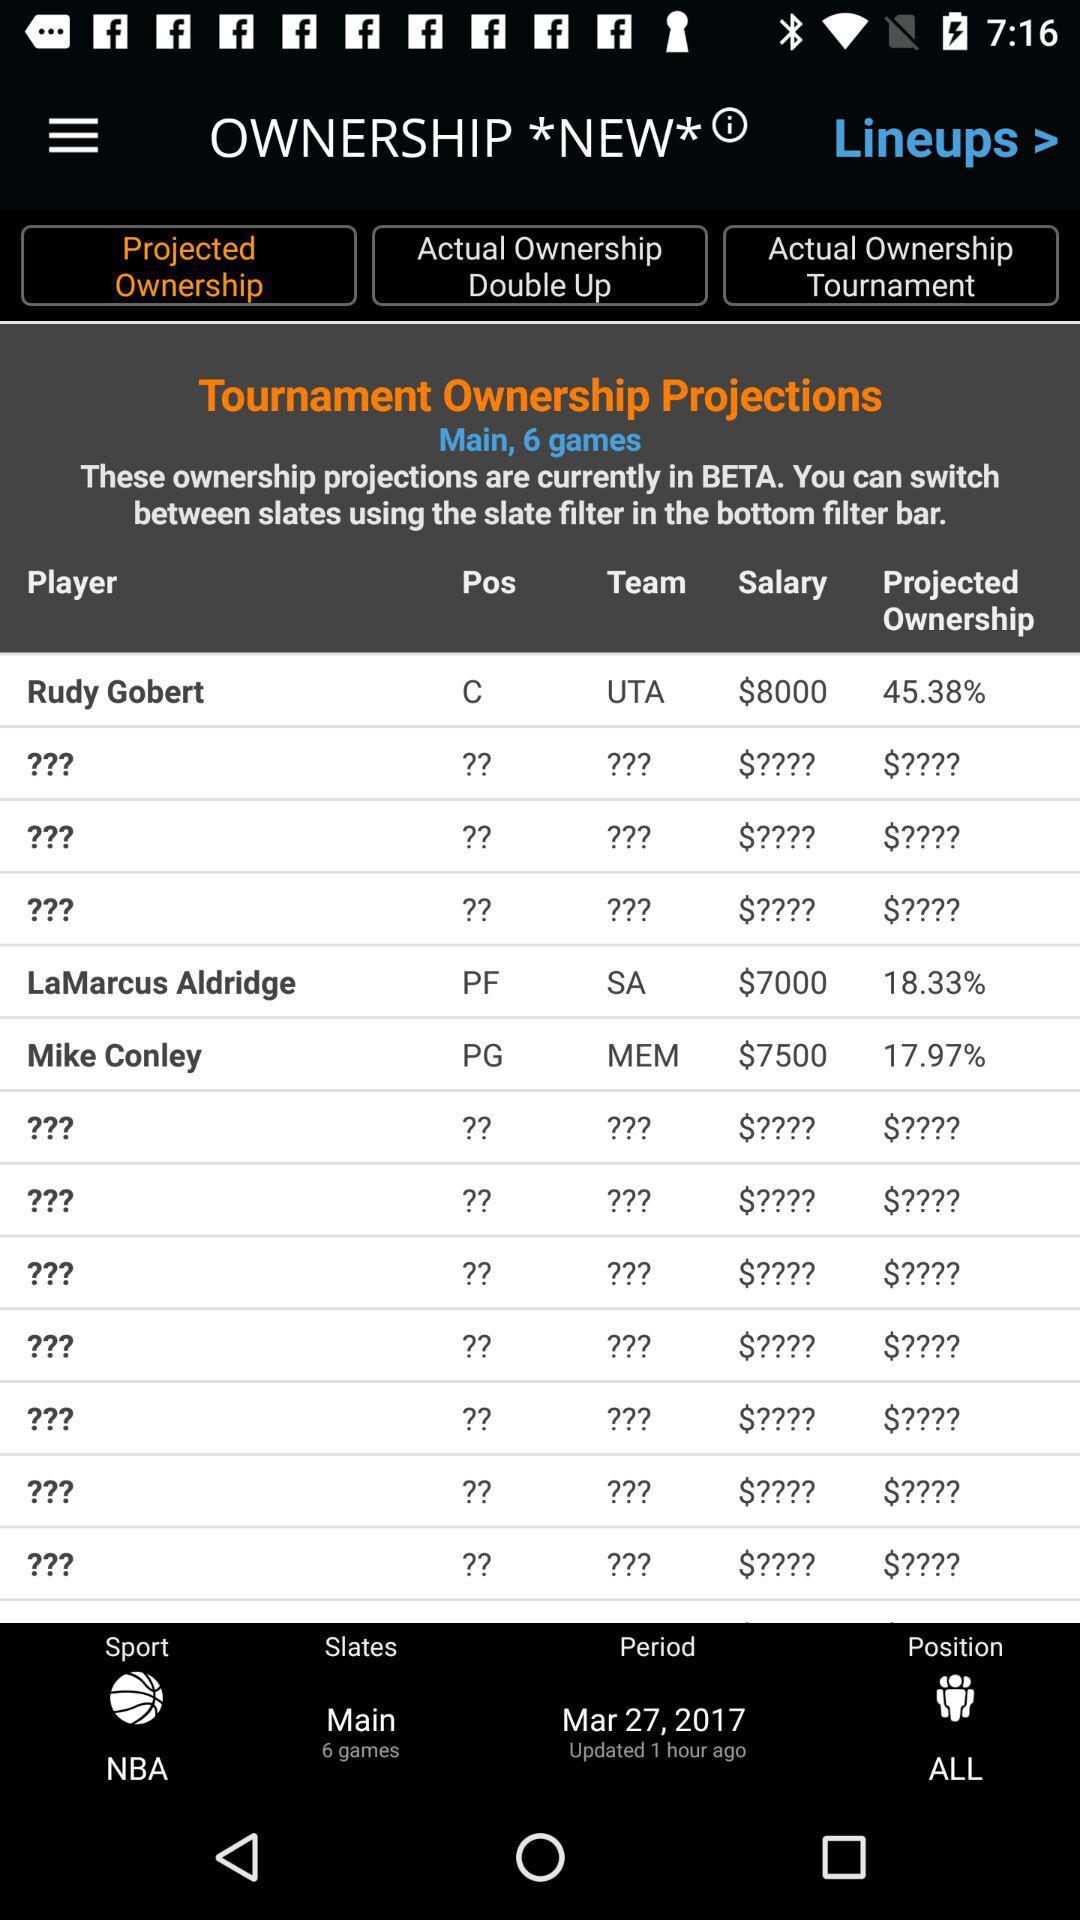 This screenshot has width=1080, height=1920. I want to click on the $7000 item, so click(795, 981).